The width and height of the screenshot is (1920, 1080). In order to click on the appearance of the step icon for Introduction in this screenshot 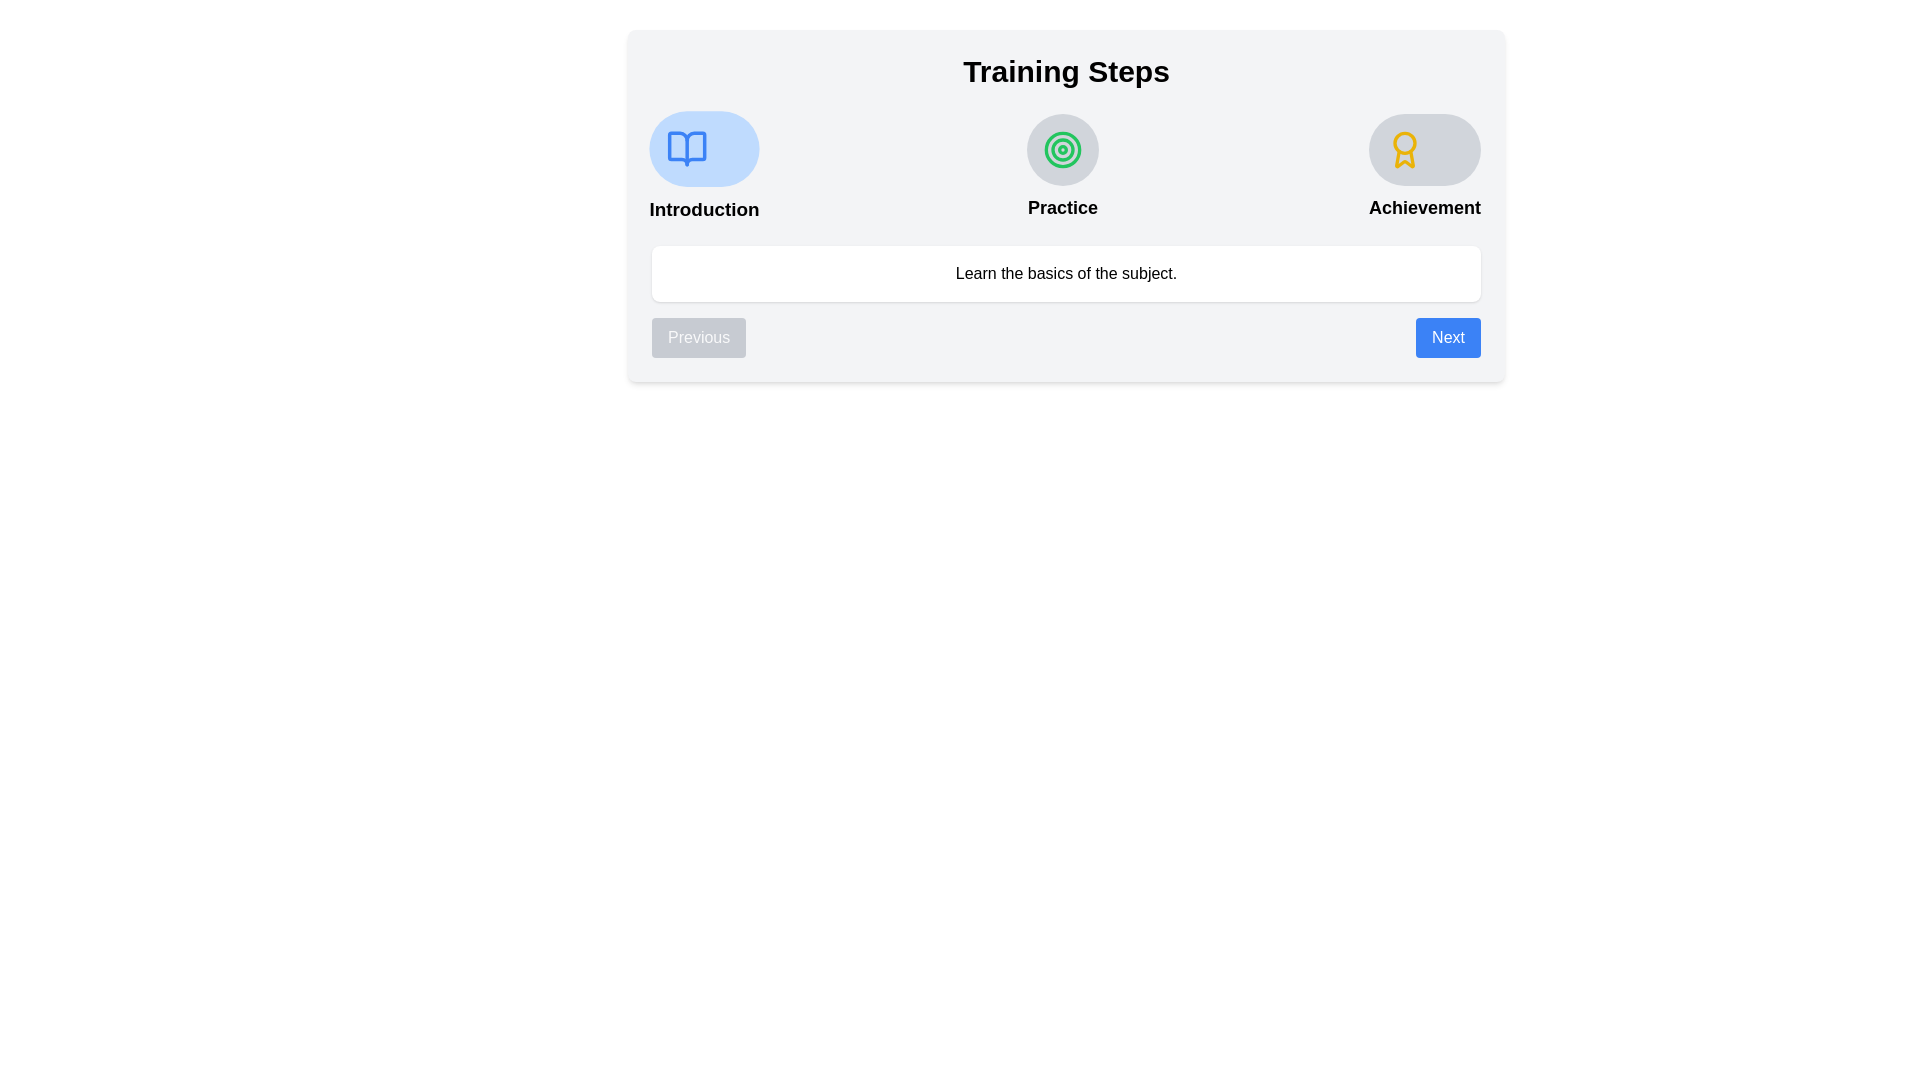, I will do `click(704, 148)`.